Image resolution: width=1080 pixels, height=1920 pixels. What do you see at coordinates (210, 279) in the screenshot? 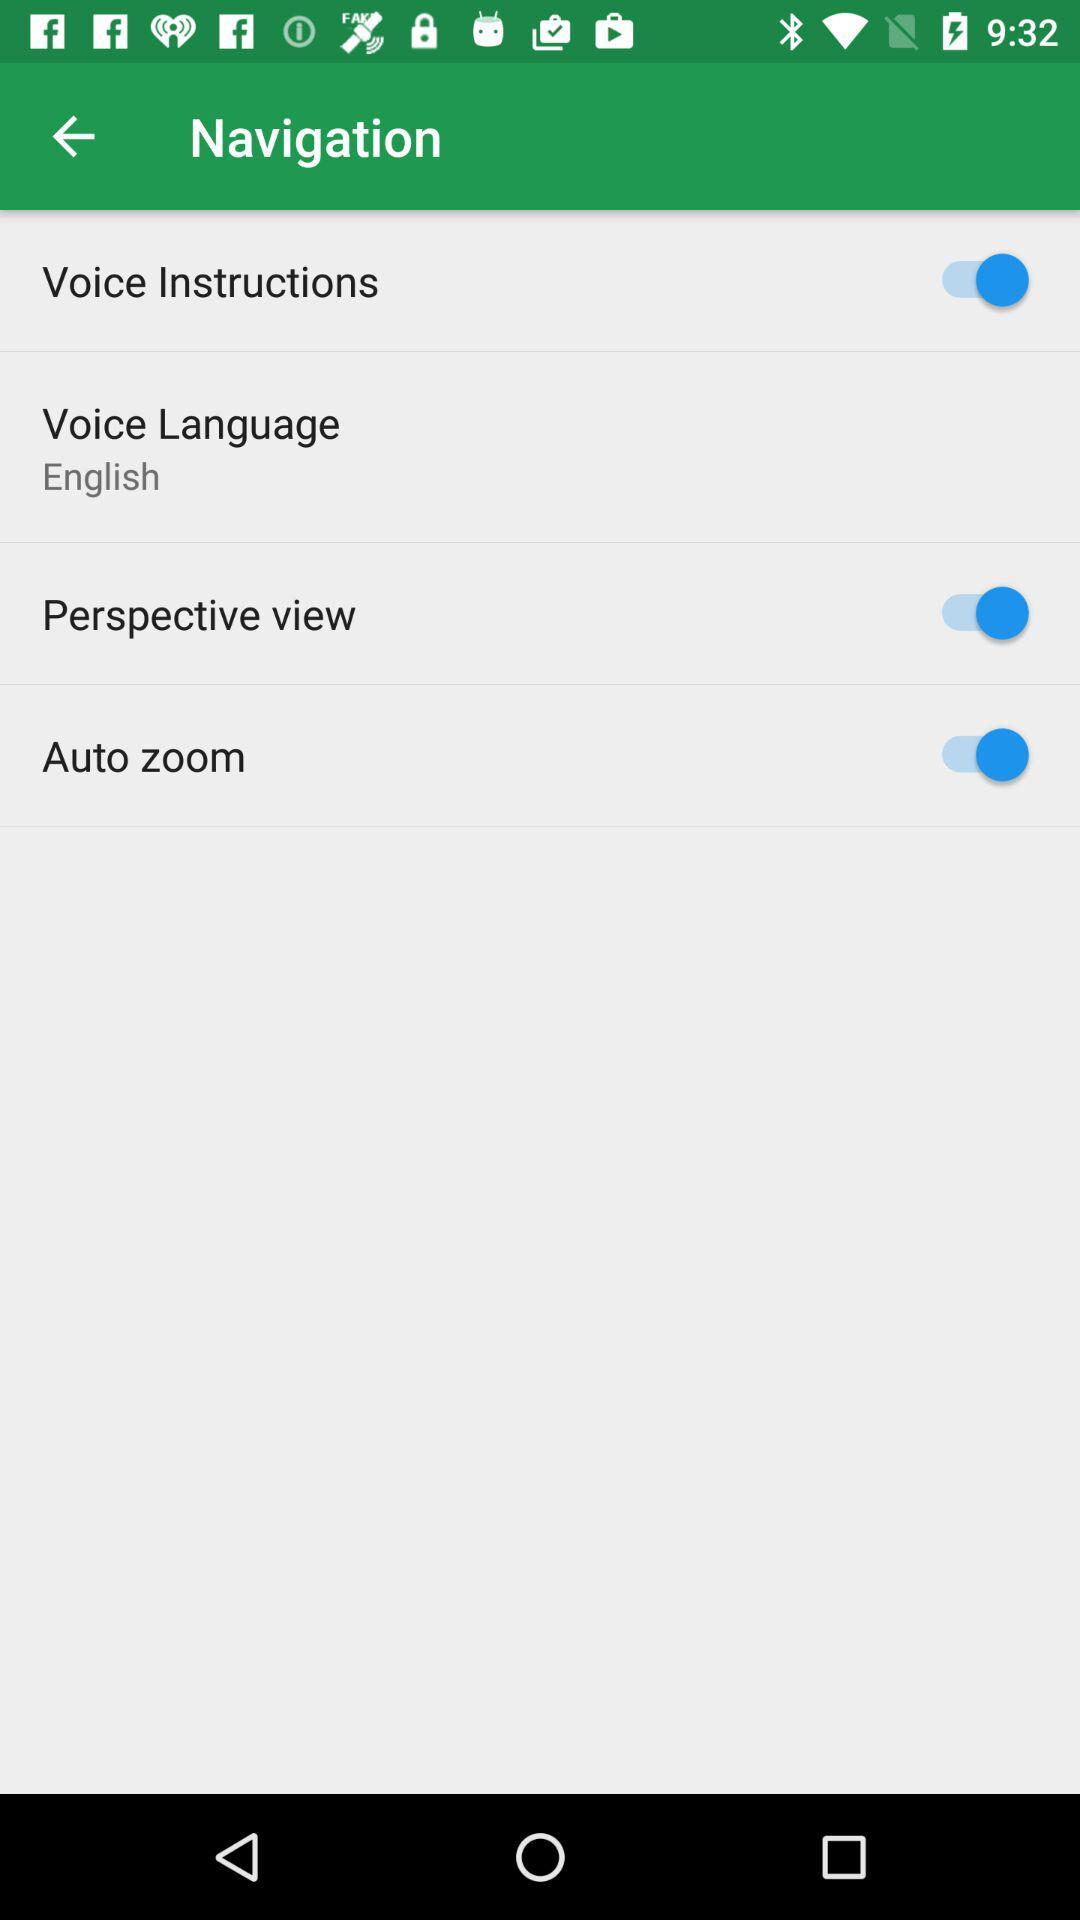
I see `the item above the voice language item` at bounding box center [210, 279].